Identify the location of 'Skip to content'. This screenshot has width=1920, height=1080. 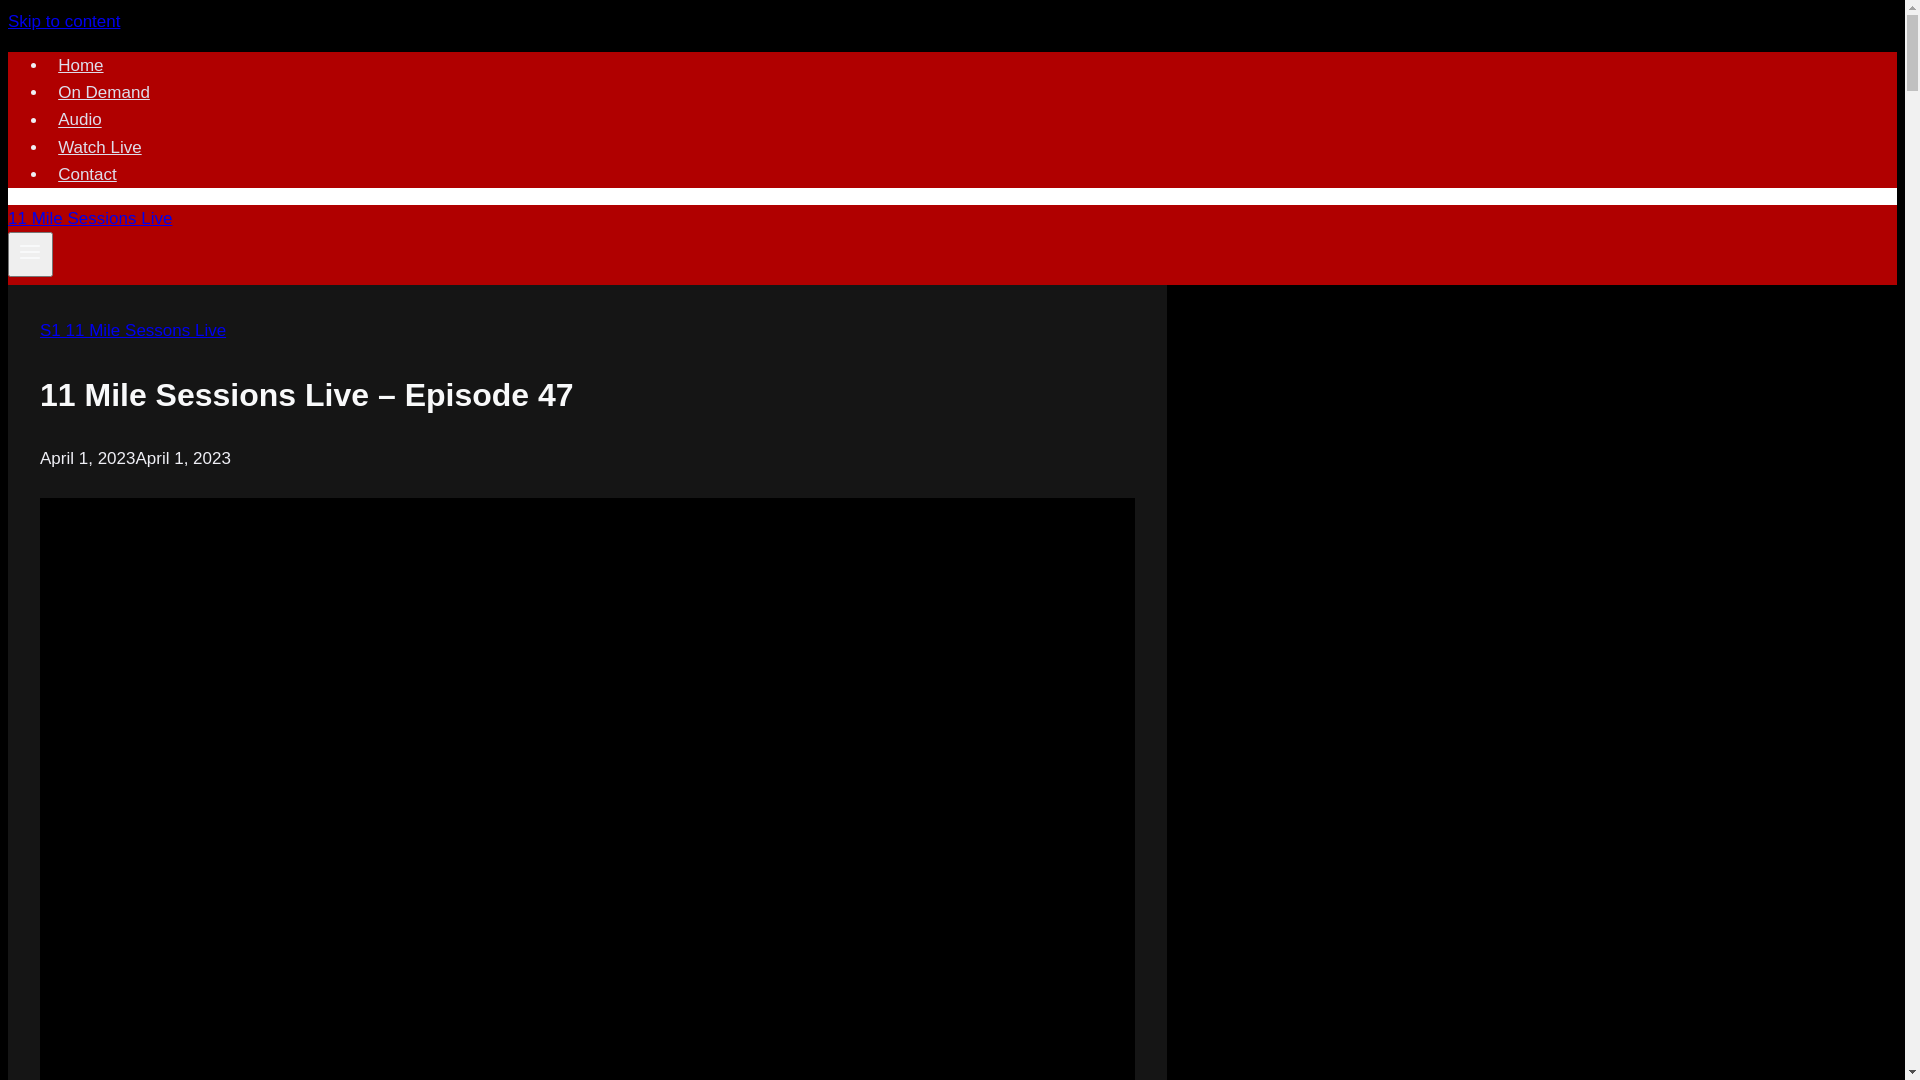
(63, 21).